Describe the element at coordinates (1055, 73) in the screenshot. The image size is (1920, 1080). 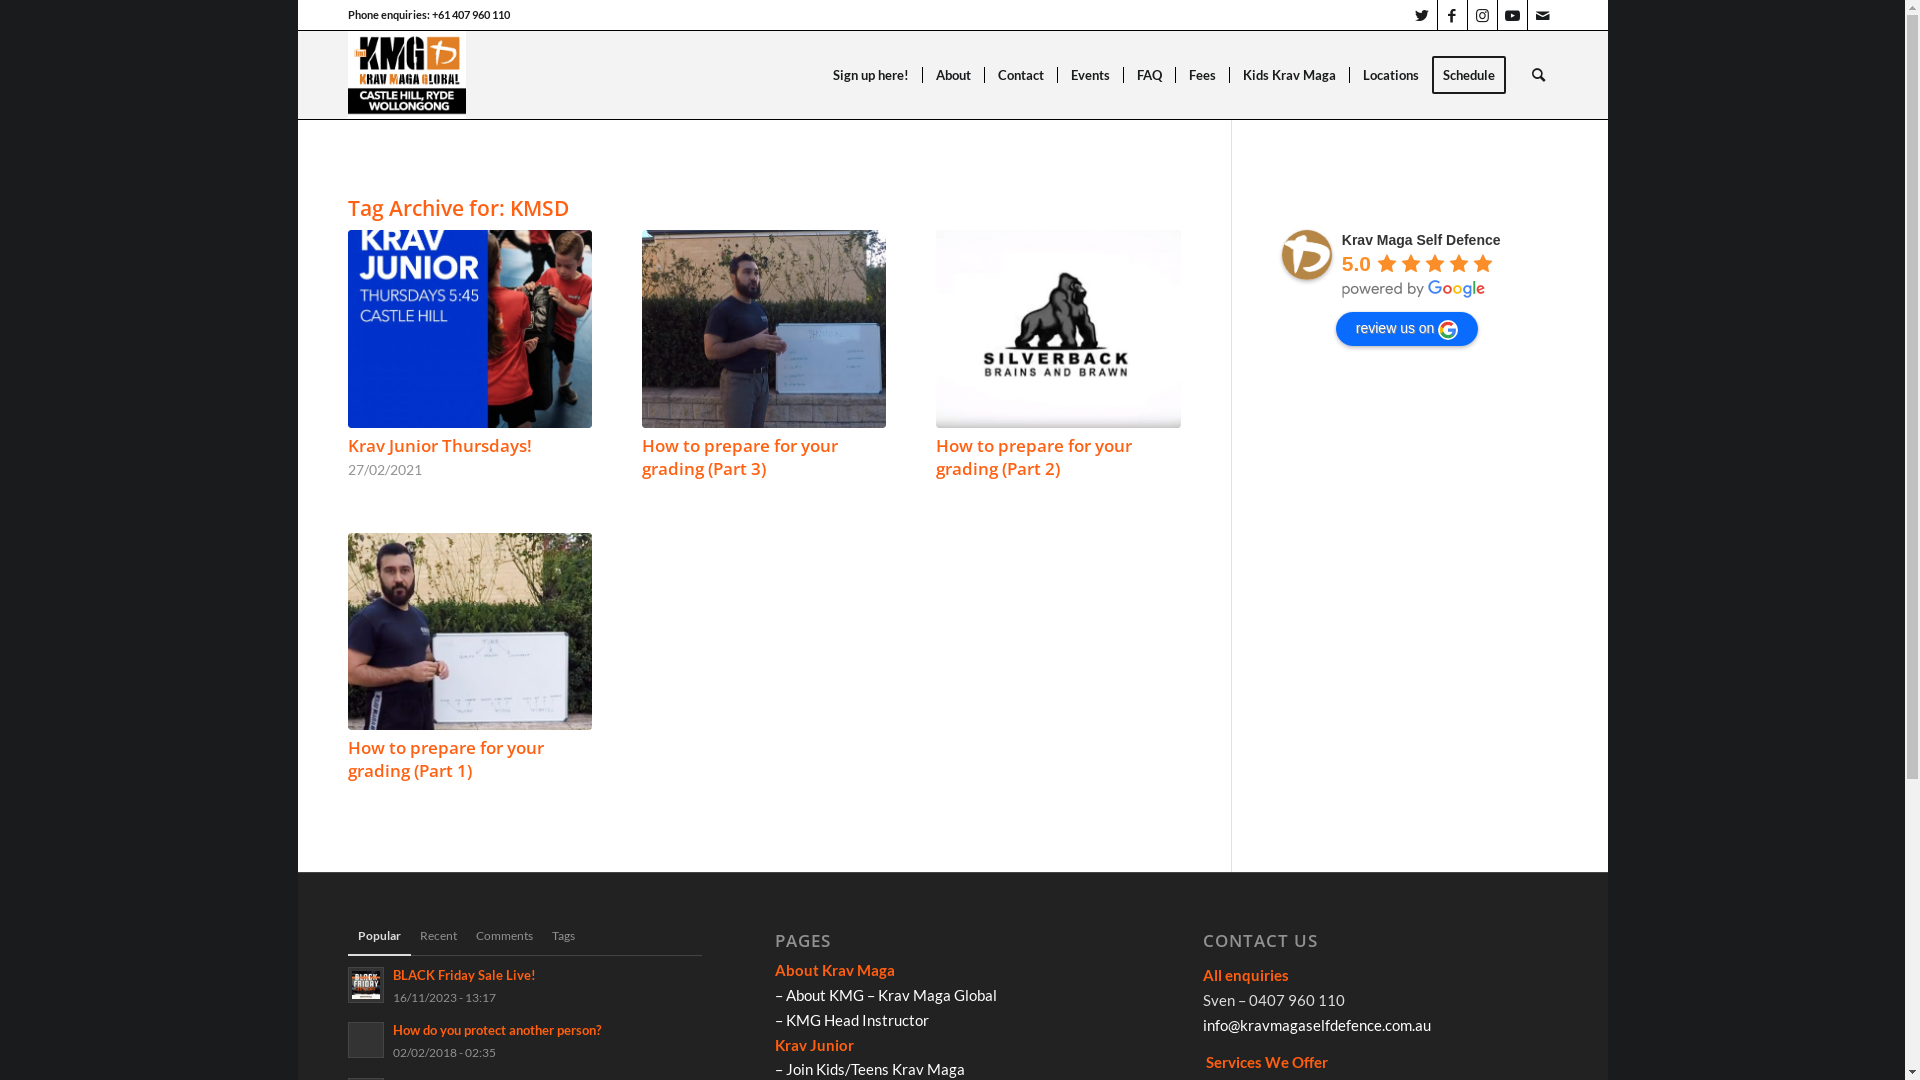
I see `'Events'` at that location.